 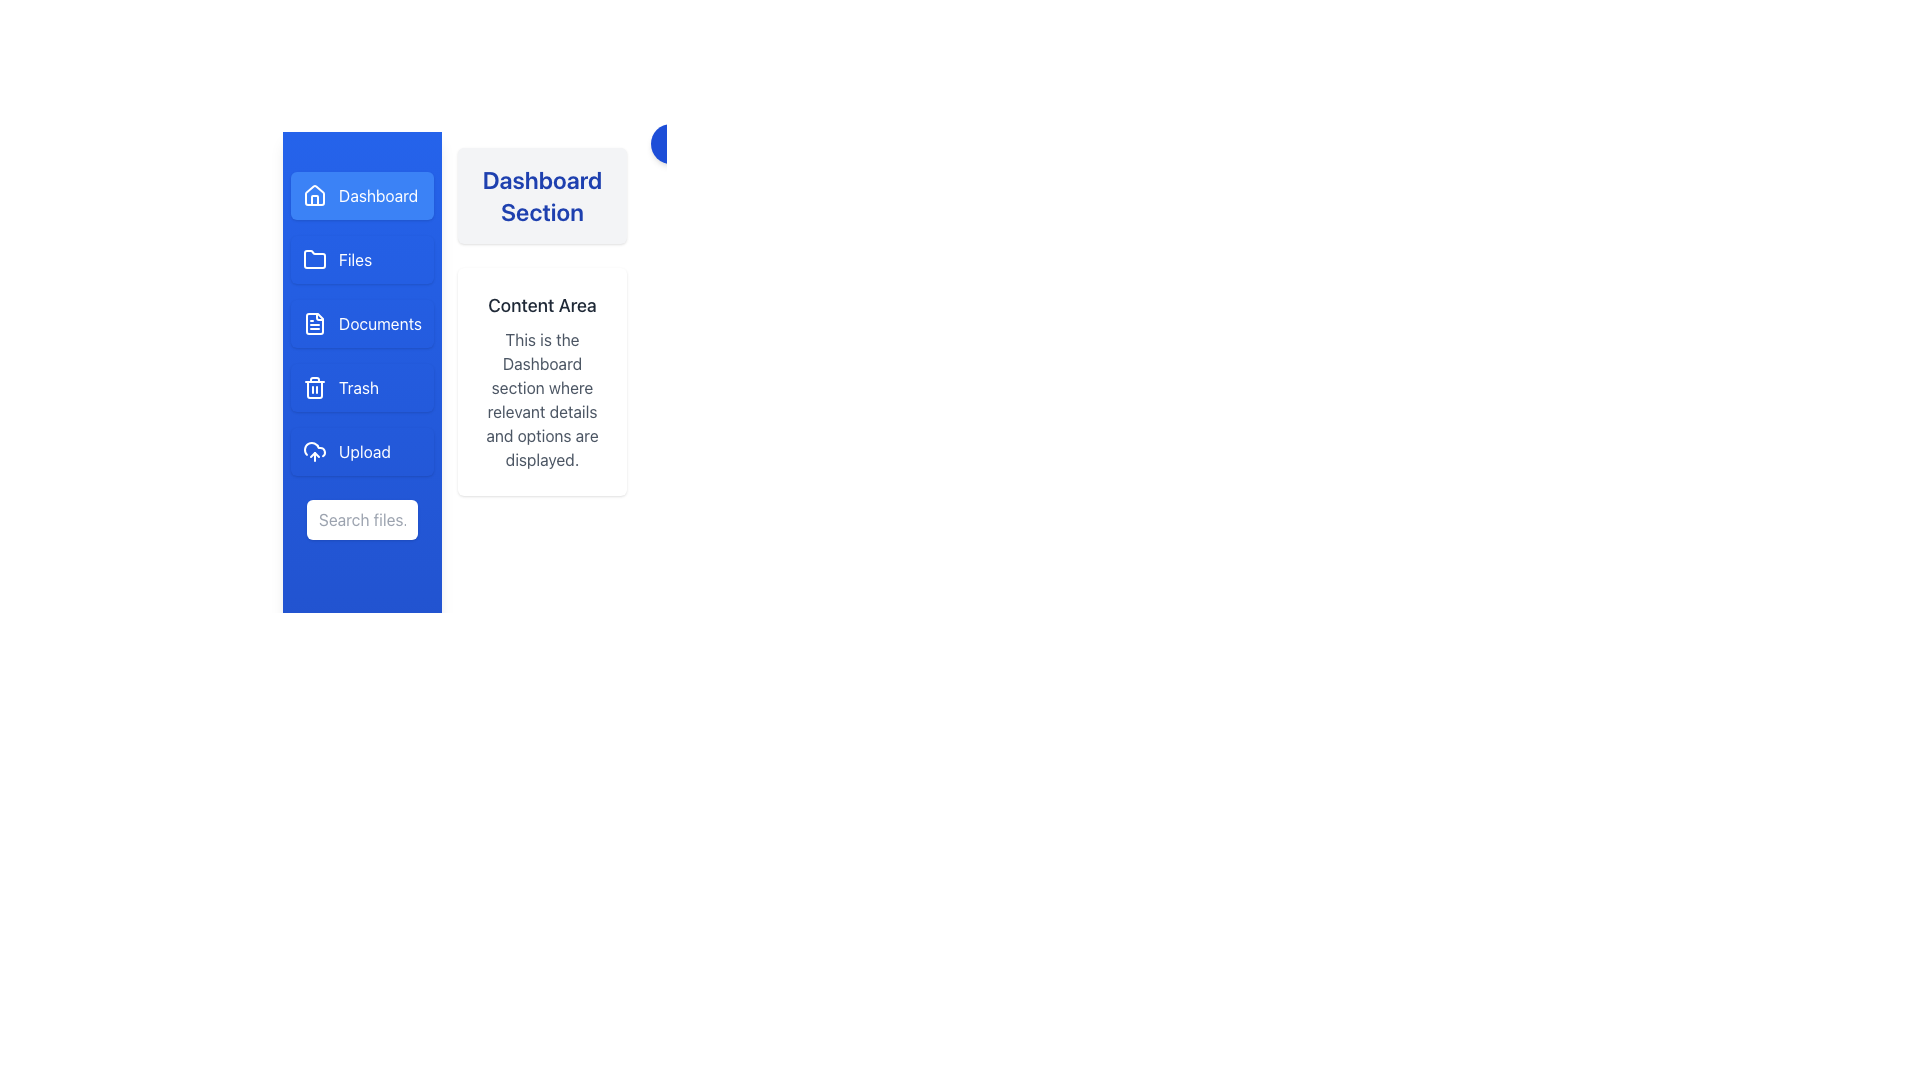 What do you see at coordinates (362, 196) in the screenshot?
I see `the 'Dashboard' button with rounded corners and a house icon` at bounding box center [362, 196].